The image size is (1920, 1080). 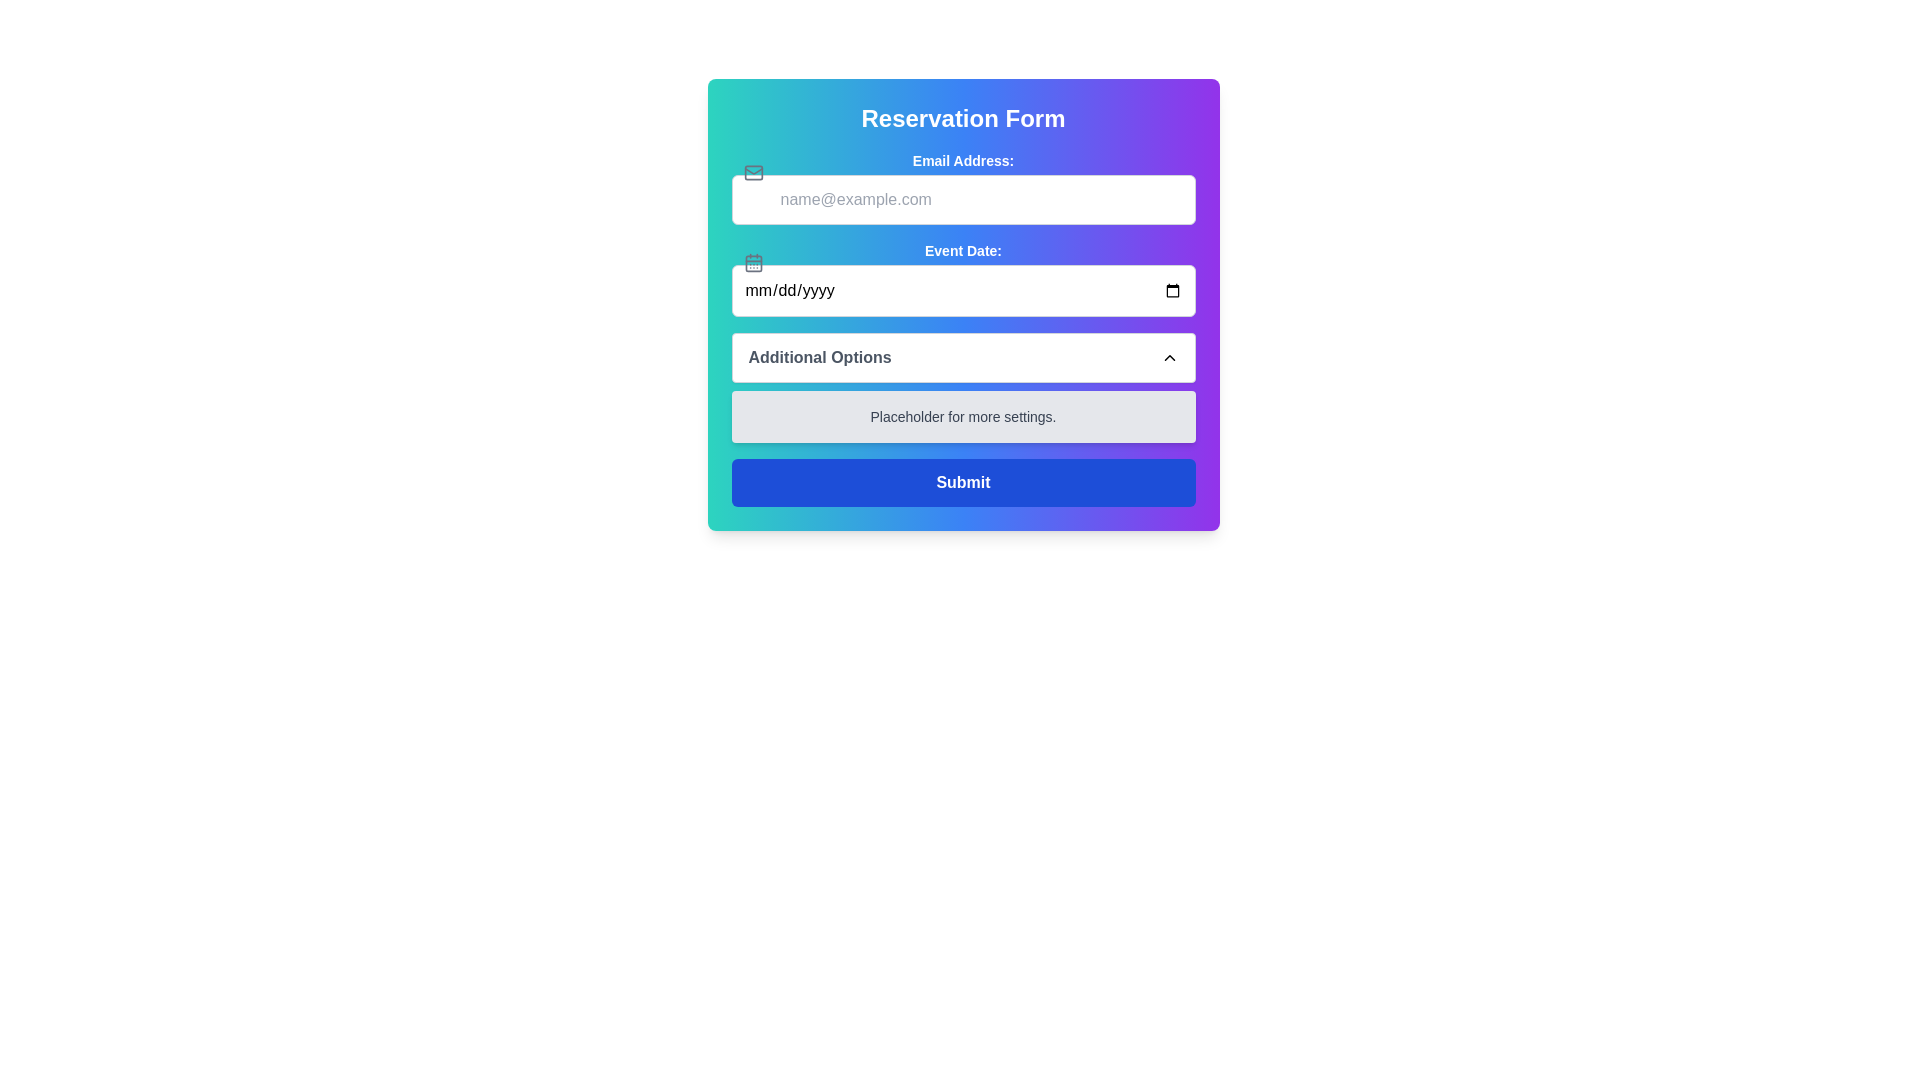 What do you see at coordinates (1169, 357) in the screenshot?
I see `the chevron icon on the right side of the 'Additional Options' section header` at bounding box center [1169, 357].